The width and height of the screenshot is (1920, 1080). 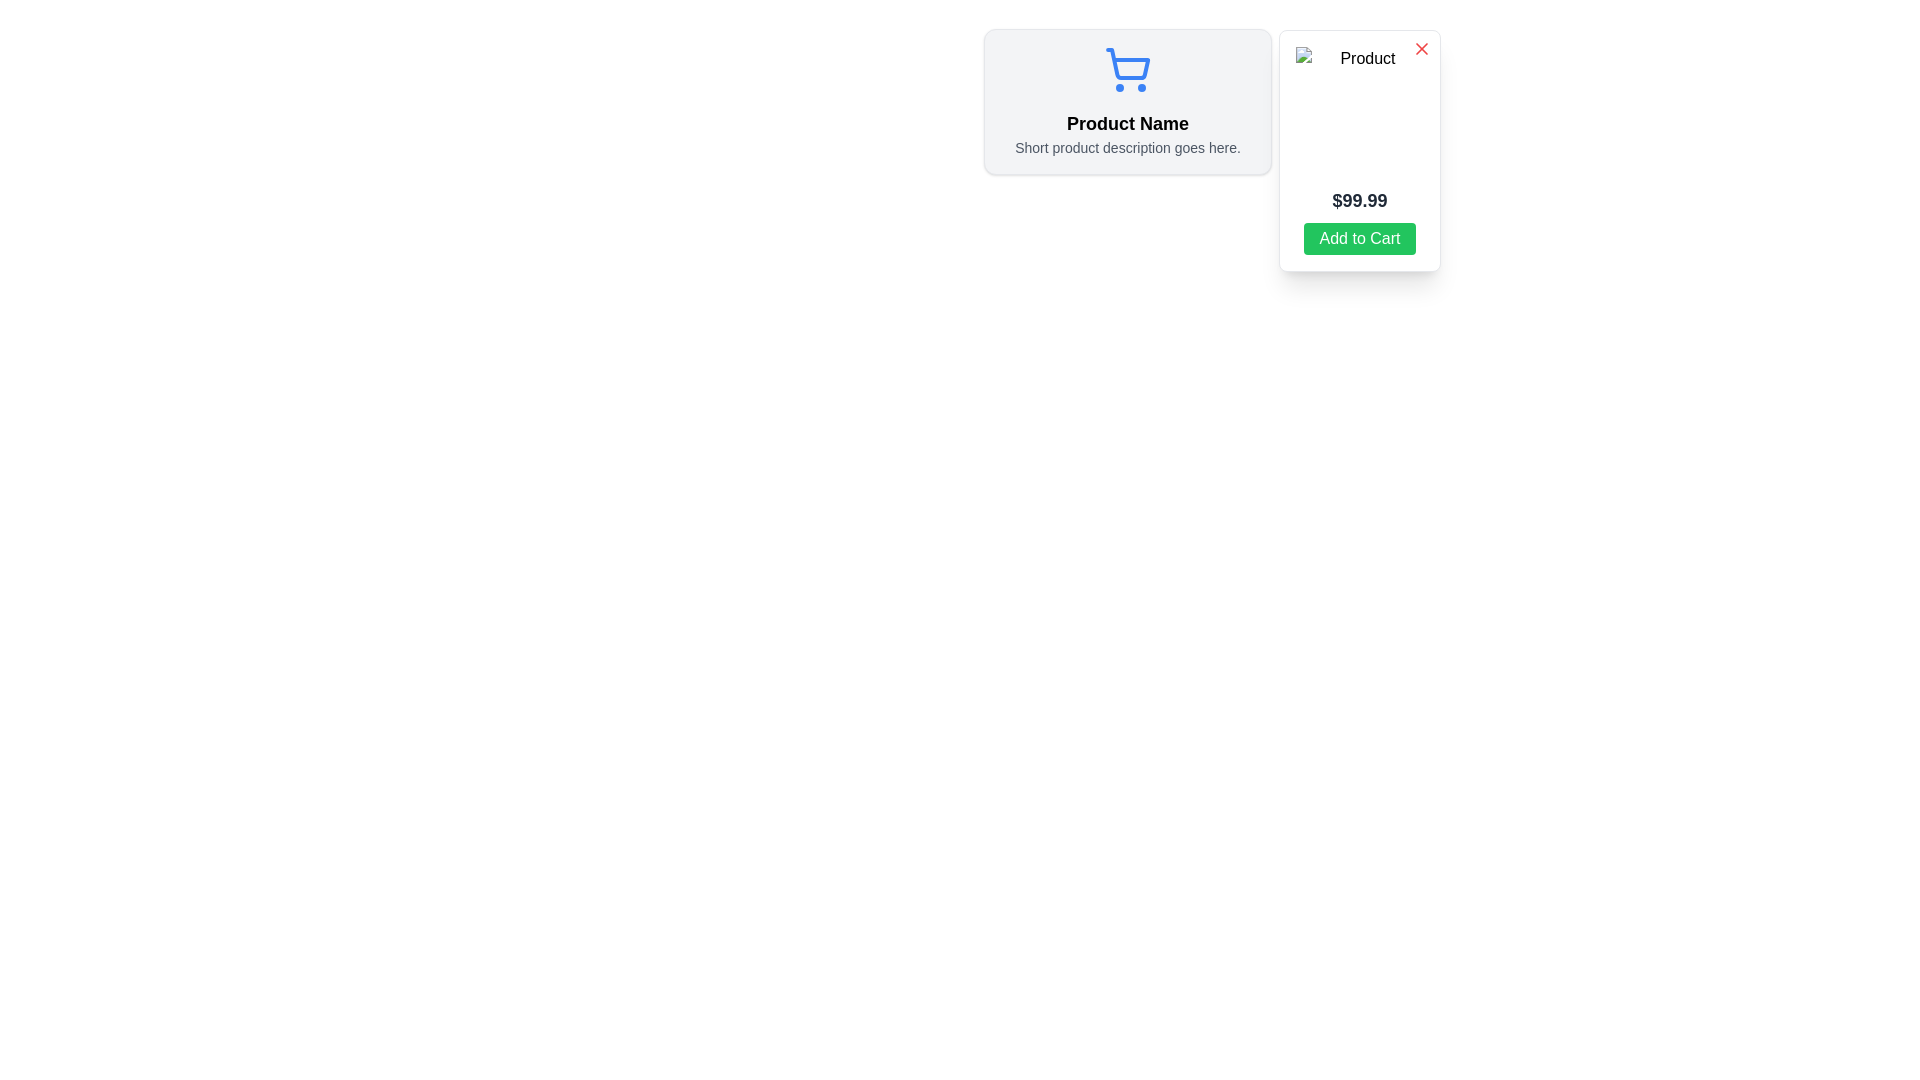 I want to click on the red 'X' icon located in the upper-right corner of the product card, so click(x=1420, y=48).